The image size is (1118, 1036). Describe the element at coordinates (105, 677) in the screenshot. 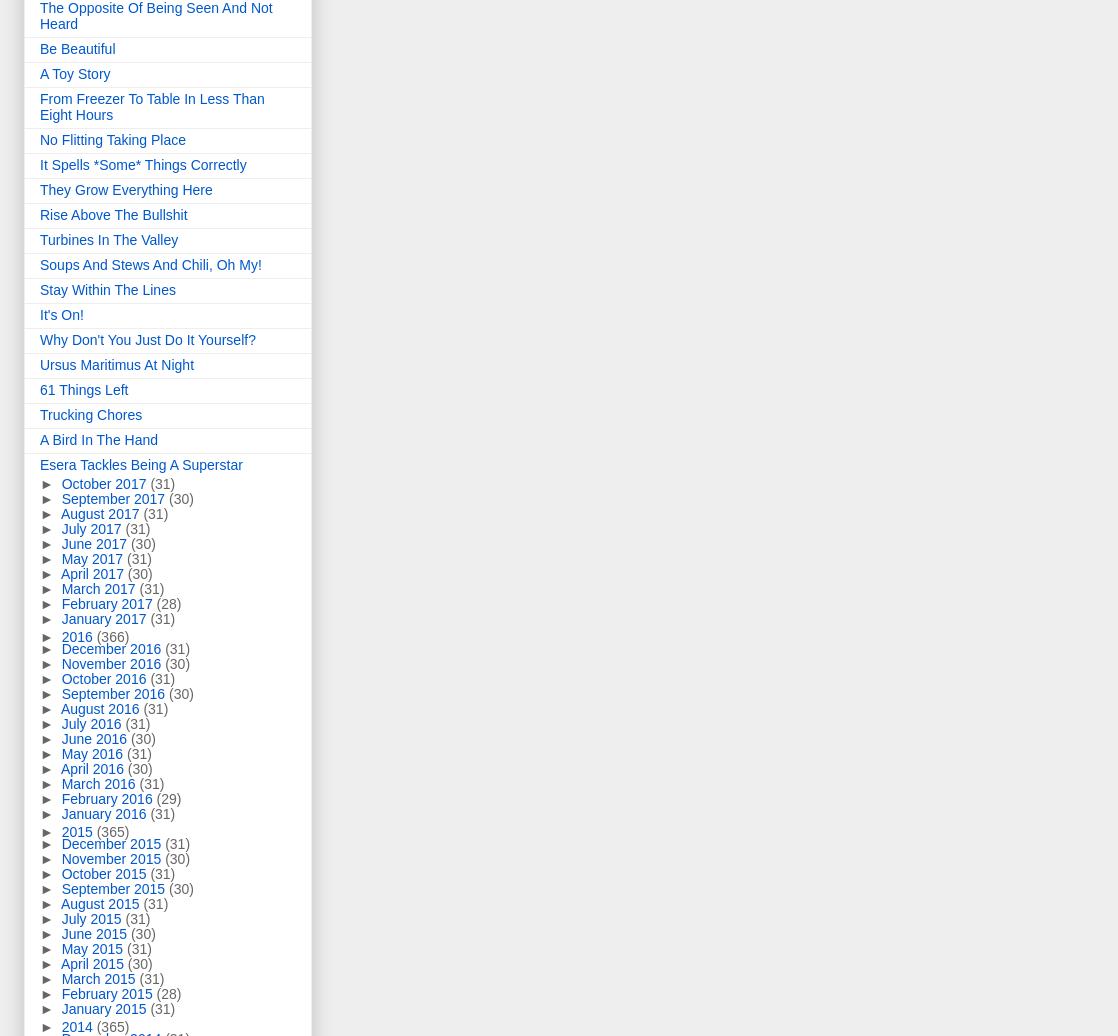

I see `'October 2016'` at that location.